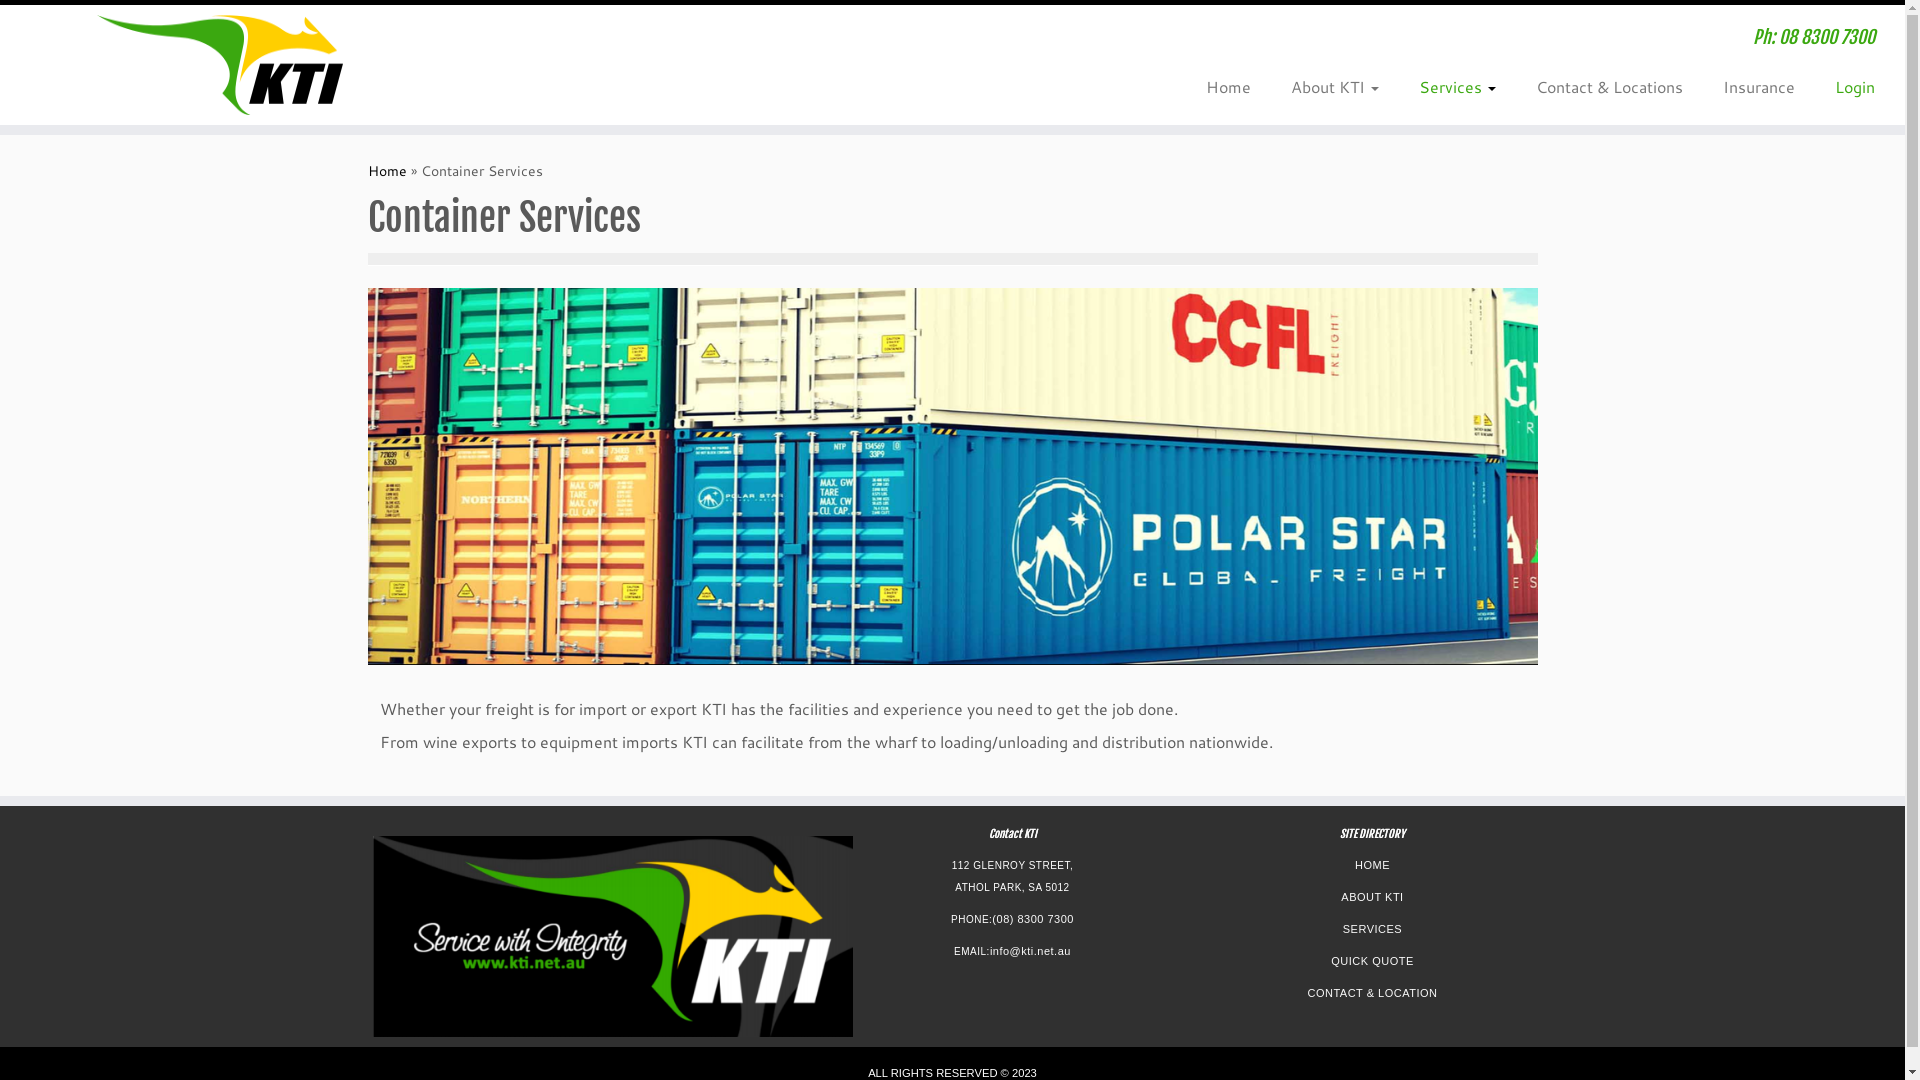 This screenshot has width=1920, height=1080. I want to click on 'QUICK QUOTE', so click(1330, 959).